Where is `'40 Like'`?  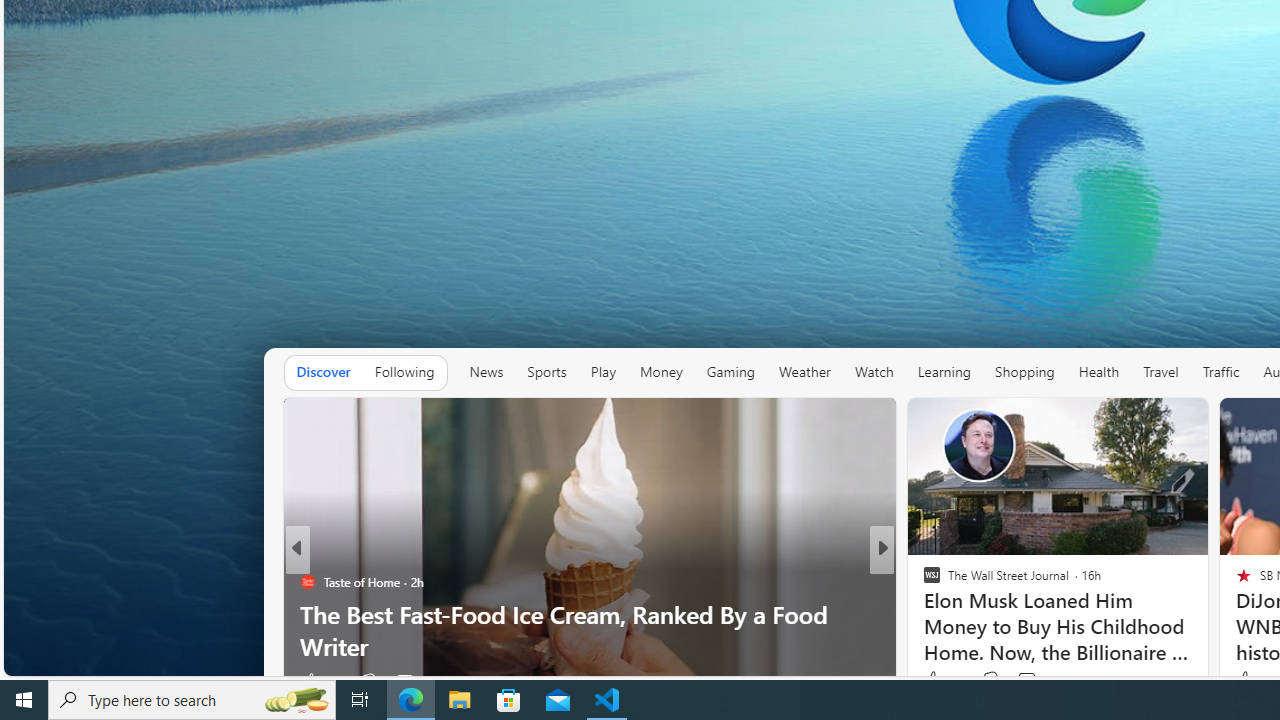
'40 Like' is located at coordinates (933, 680).